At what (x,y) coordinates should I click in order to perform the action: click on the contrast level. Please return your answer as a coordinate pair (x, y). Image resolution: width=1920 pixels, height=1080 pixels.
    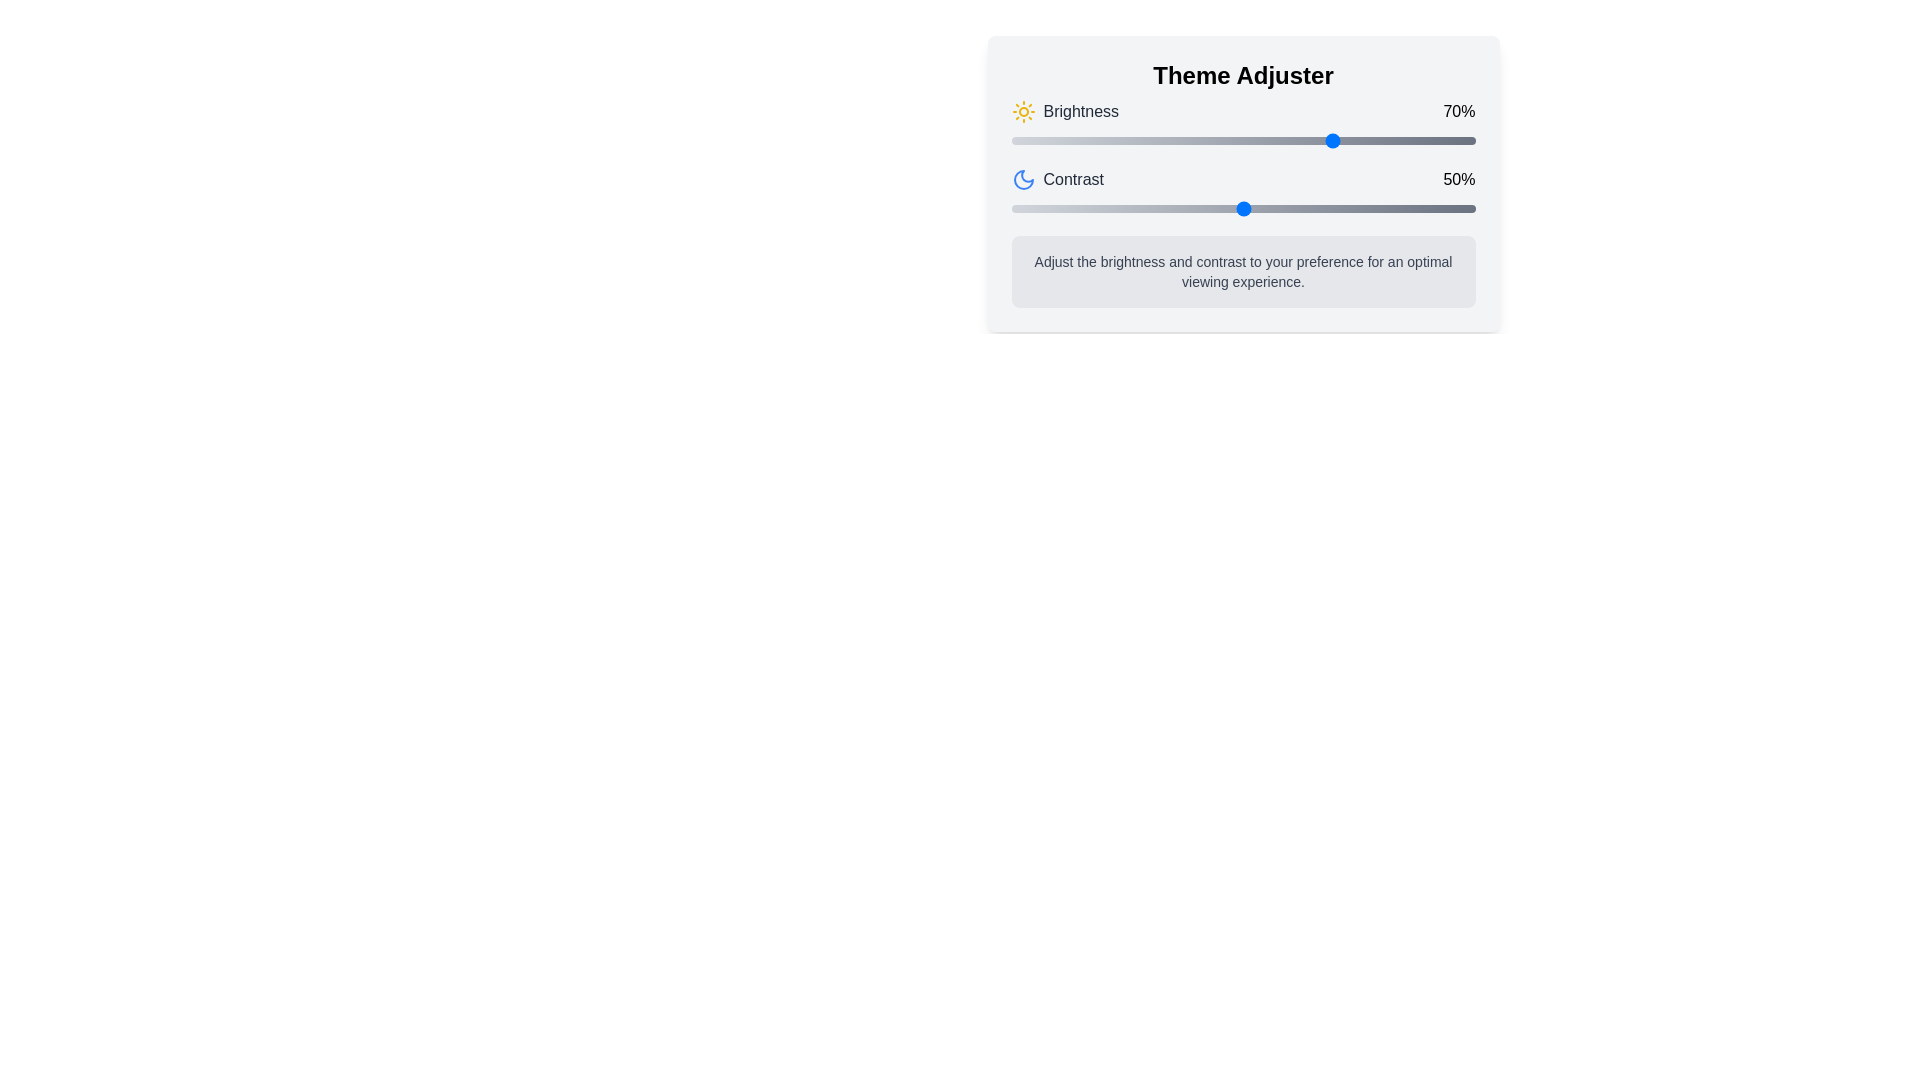
    Looking at the image, I should click on (1452, 208).